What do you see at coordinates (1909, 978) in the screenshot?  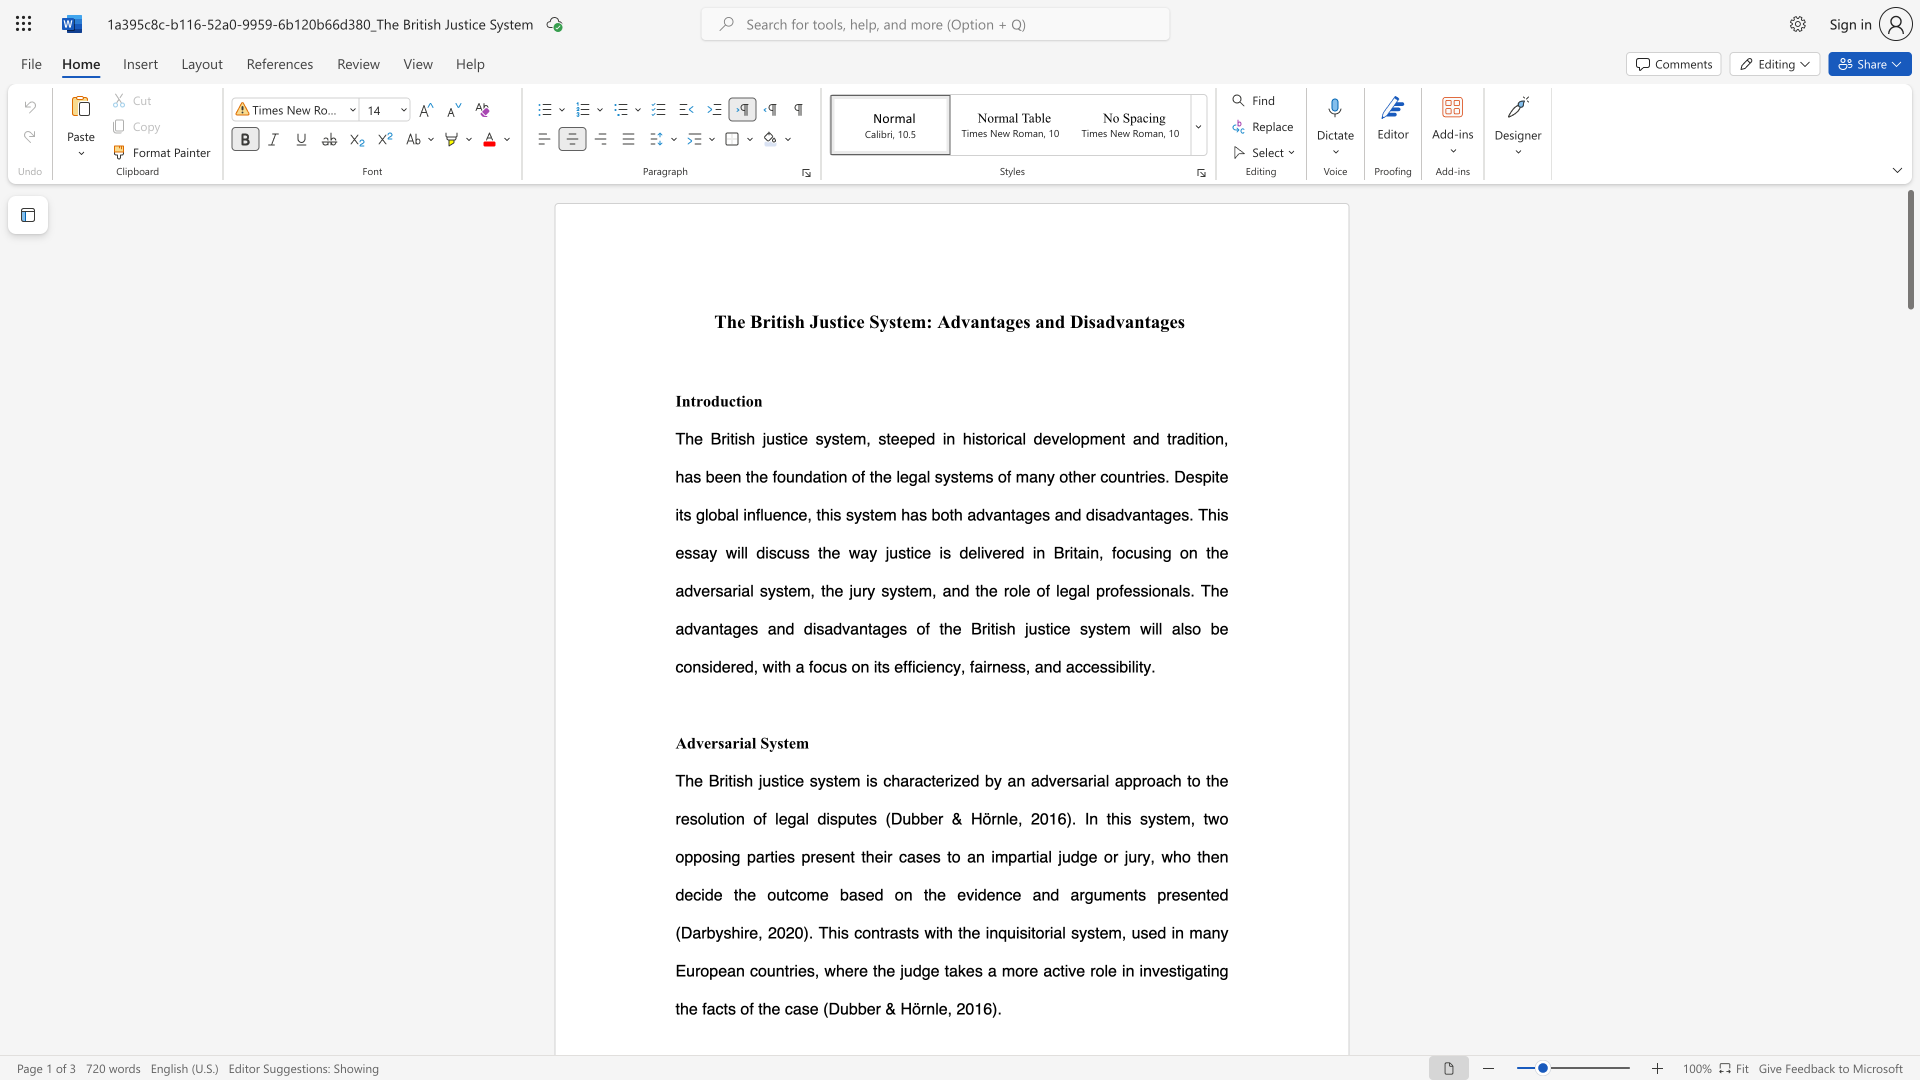 I see `the scrollbar to scroll the page down` at bounding box center [1909, 978].